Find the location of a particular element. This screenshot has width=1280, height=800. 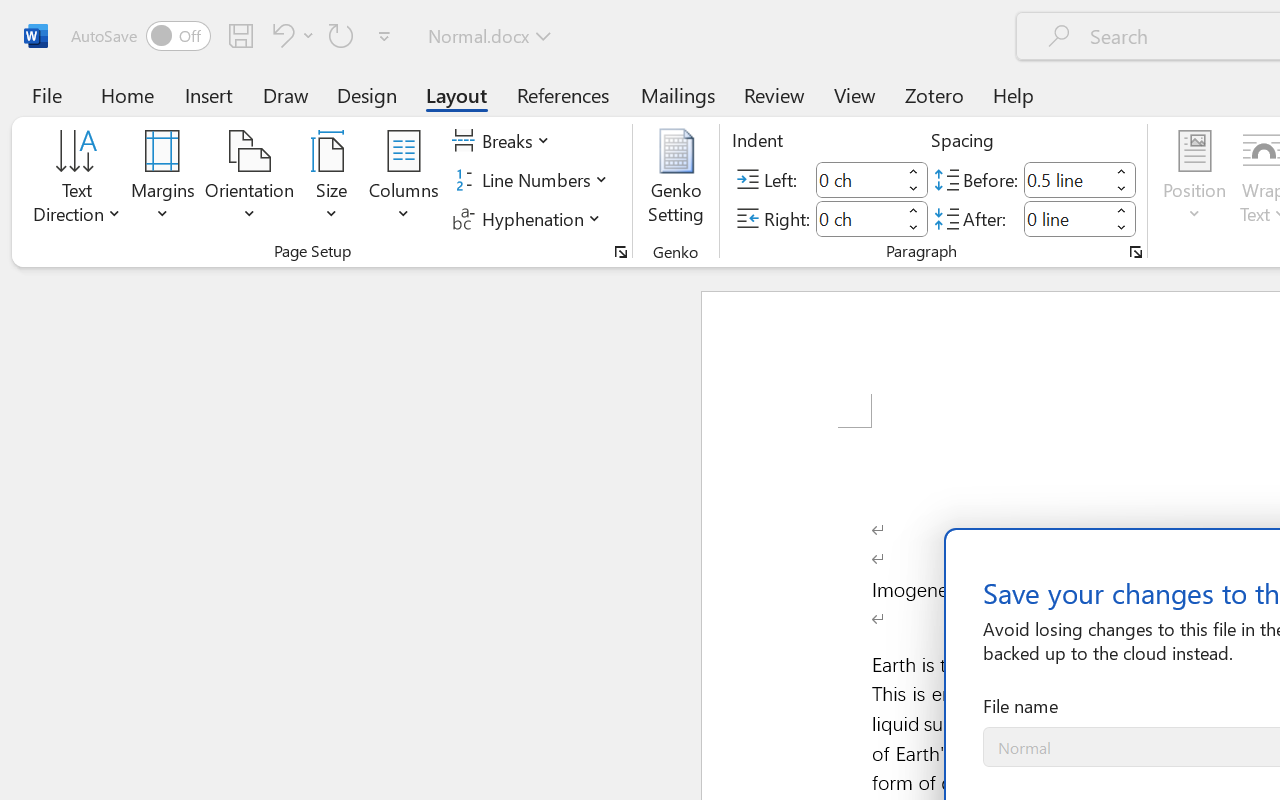

'Undo Paragraph Formatting' is located at coordinates (279, 34).